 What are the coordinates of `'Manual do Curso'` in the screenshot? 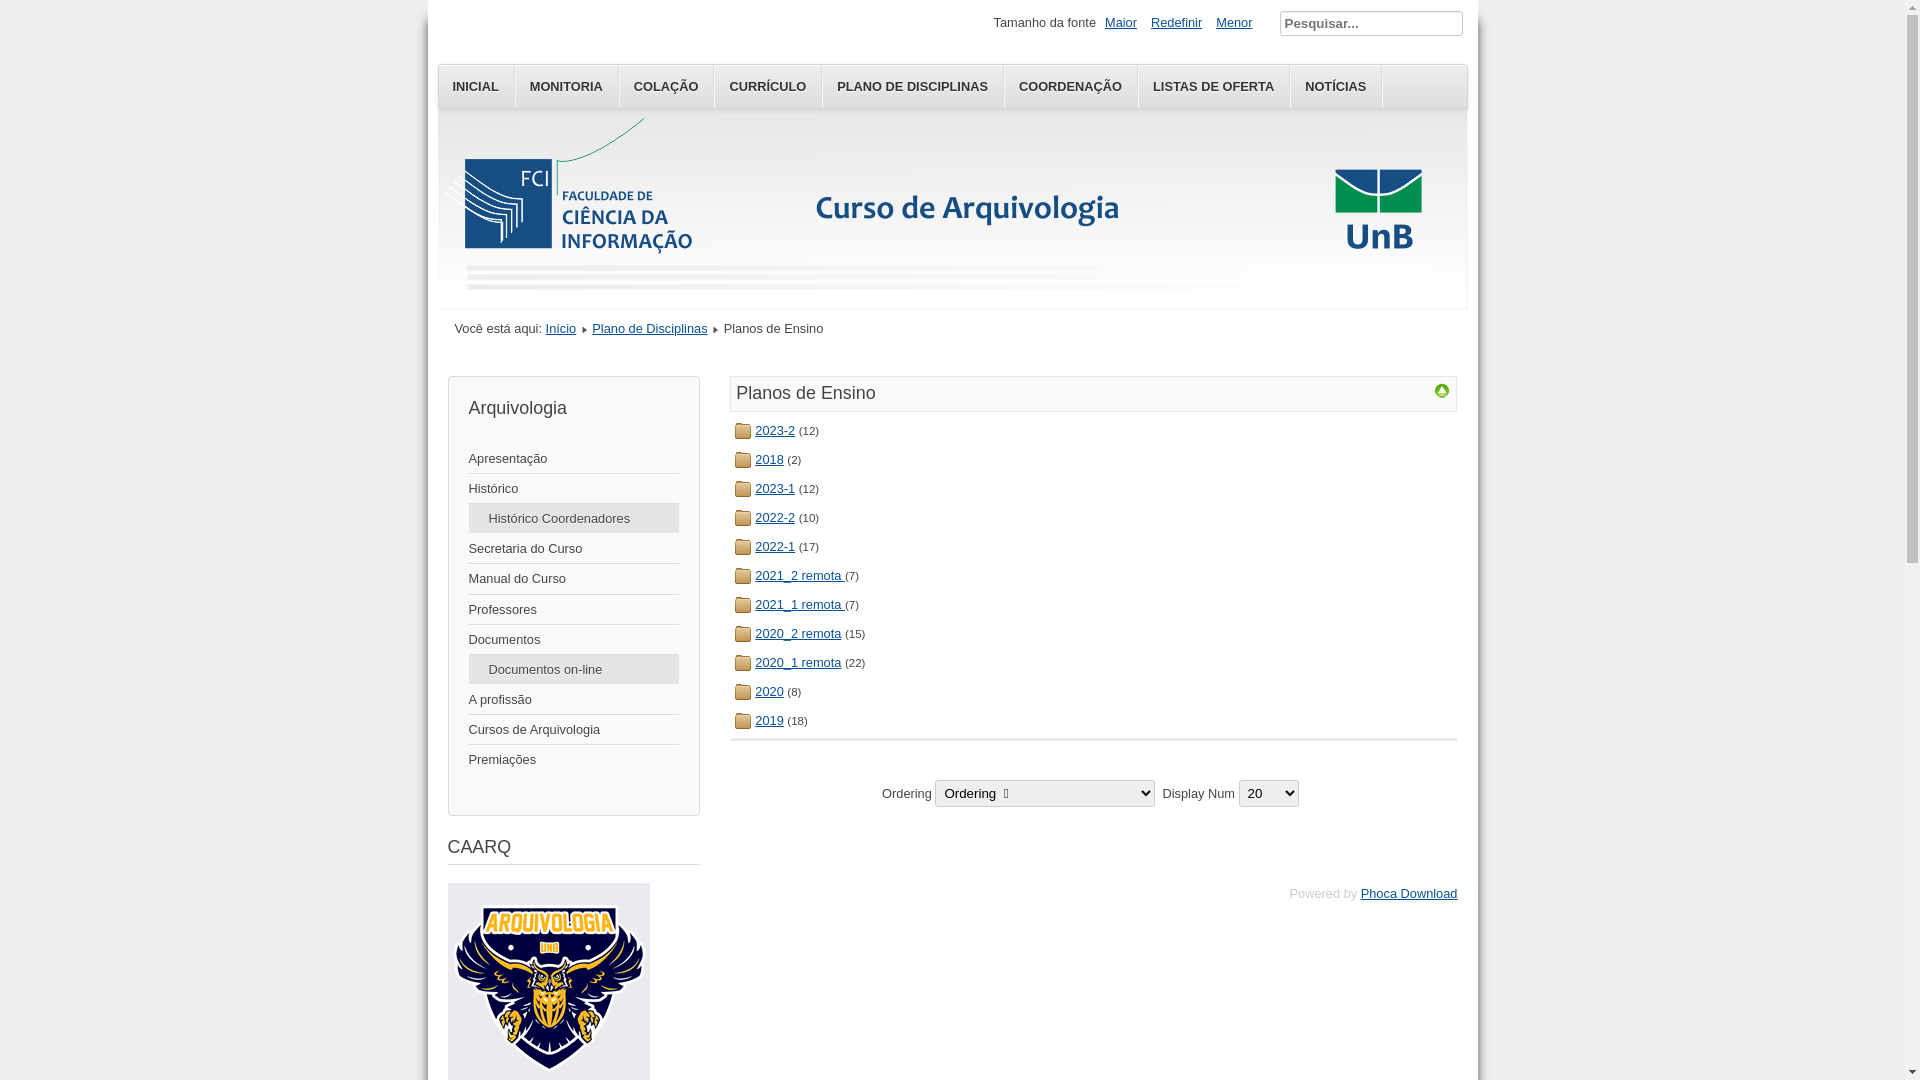 It's located at (572, 578).